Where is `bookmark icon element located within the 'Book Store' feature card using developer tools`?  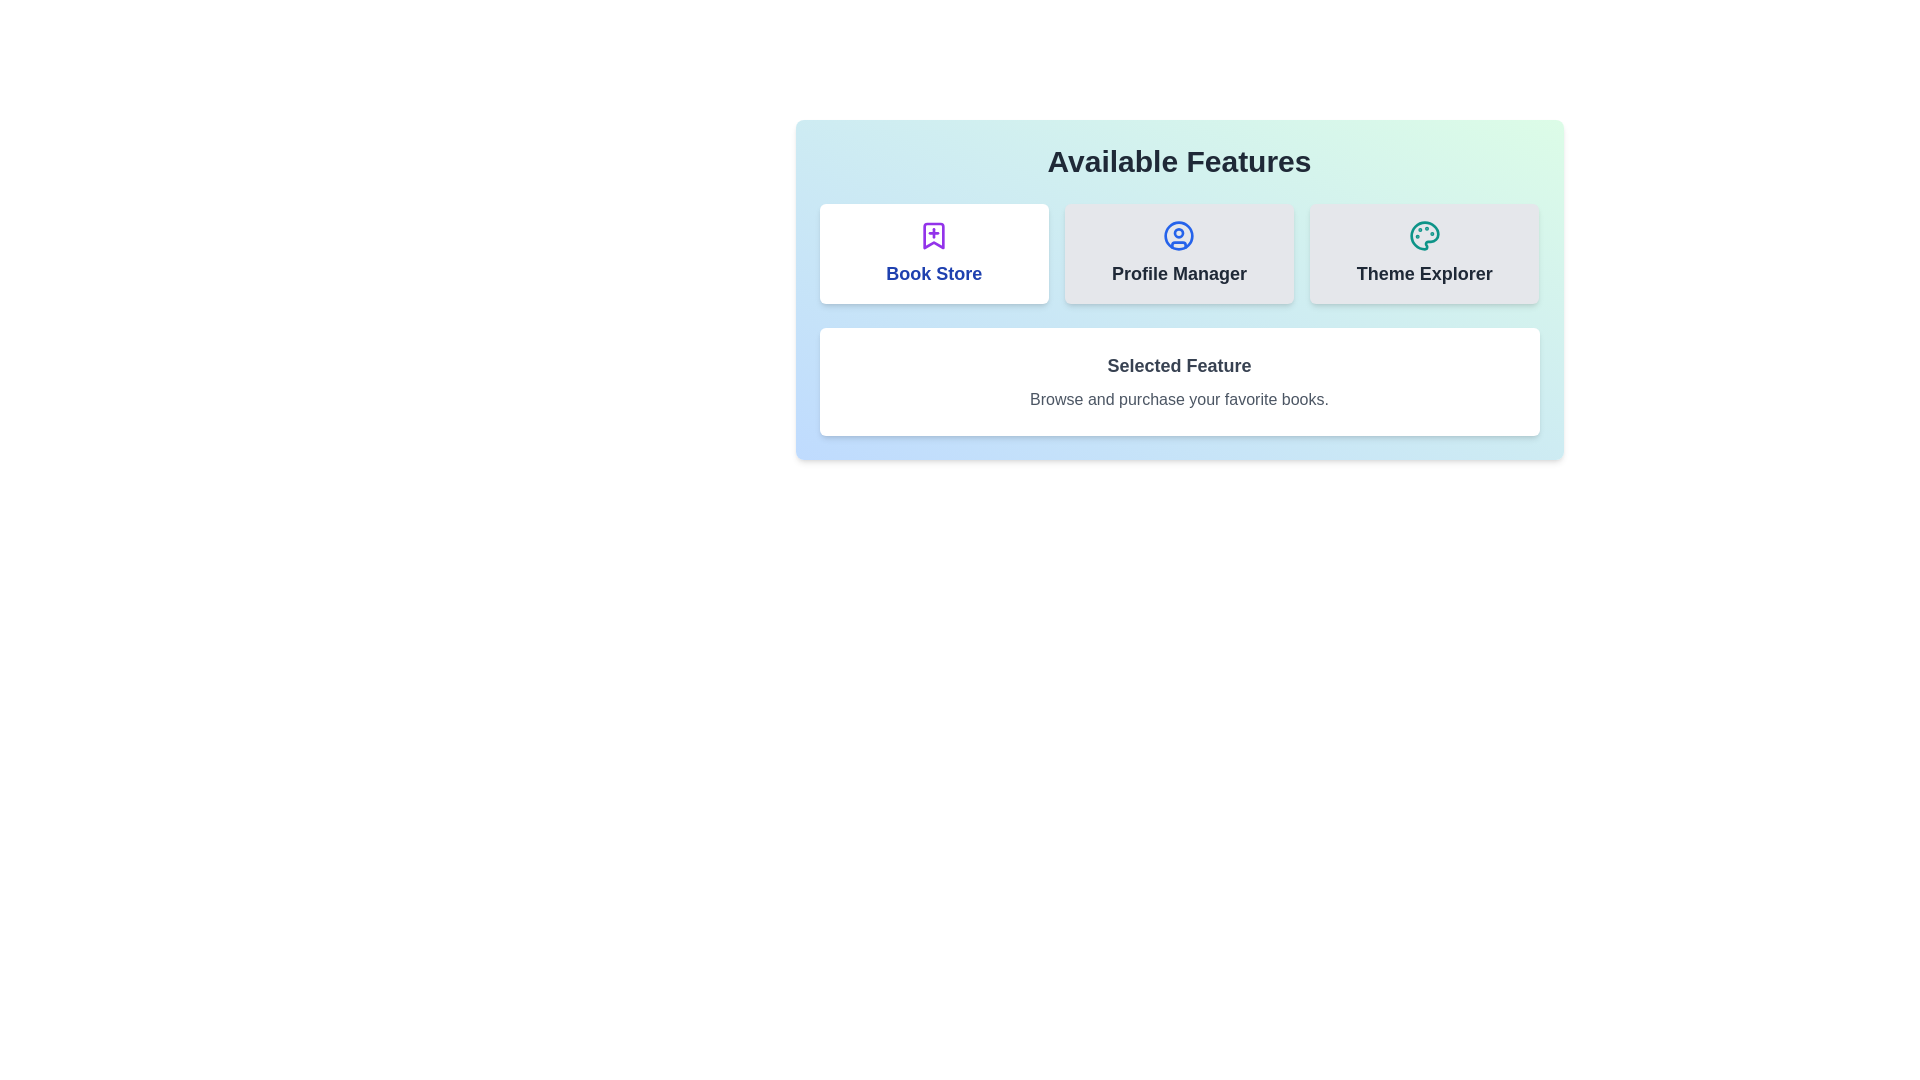 bookmark icon element located within the 'Book Store' feature card using developer tools is located at coordinates (933, 234).